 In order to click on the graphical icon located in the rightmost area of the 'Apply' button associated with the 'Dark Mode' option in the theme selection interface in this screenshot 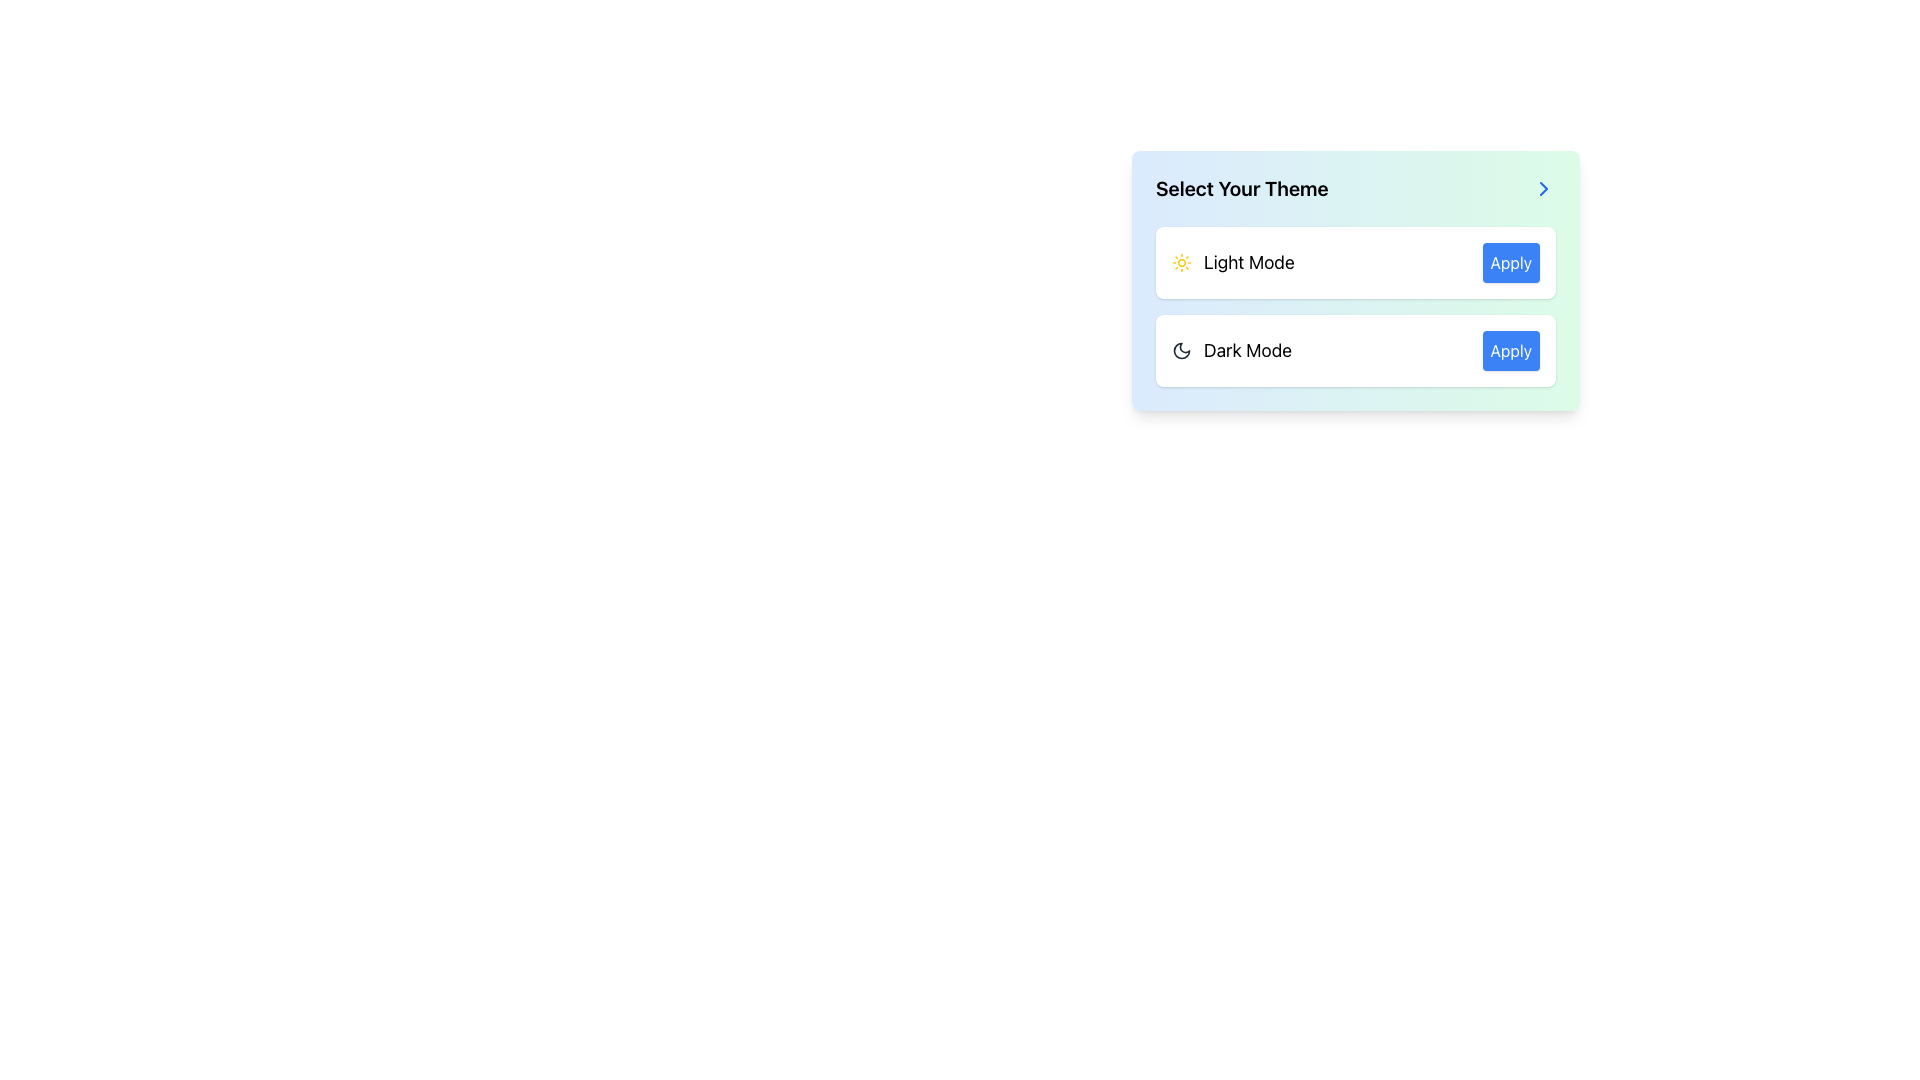, I will do `click(1543, 189)`.